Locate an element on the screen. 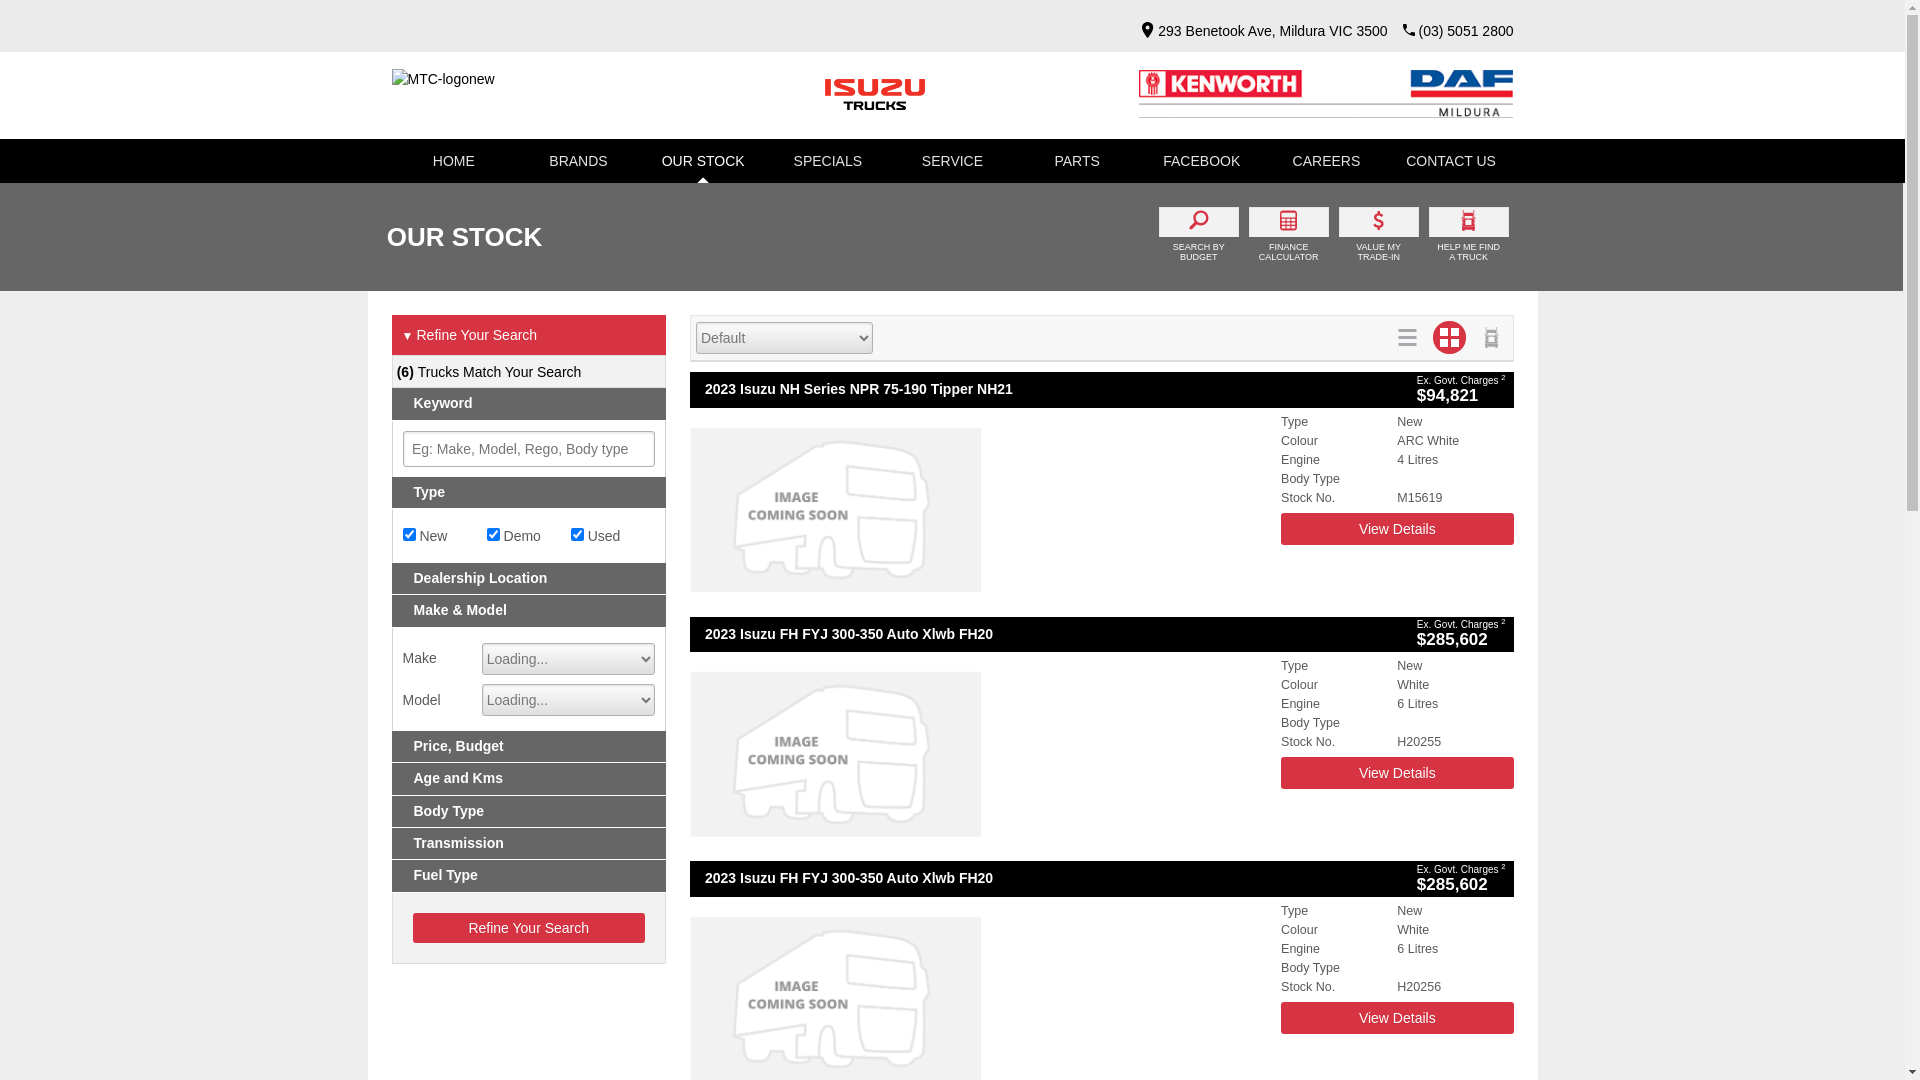  'SEARCH BY BUDGET' is located at coordinates (1199, 235).